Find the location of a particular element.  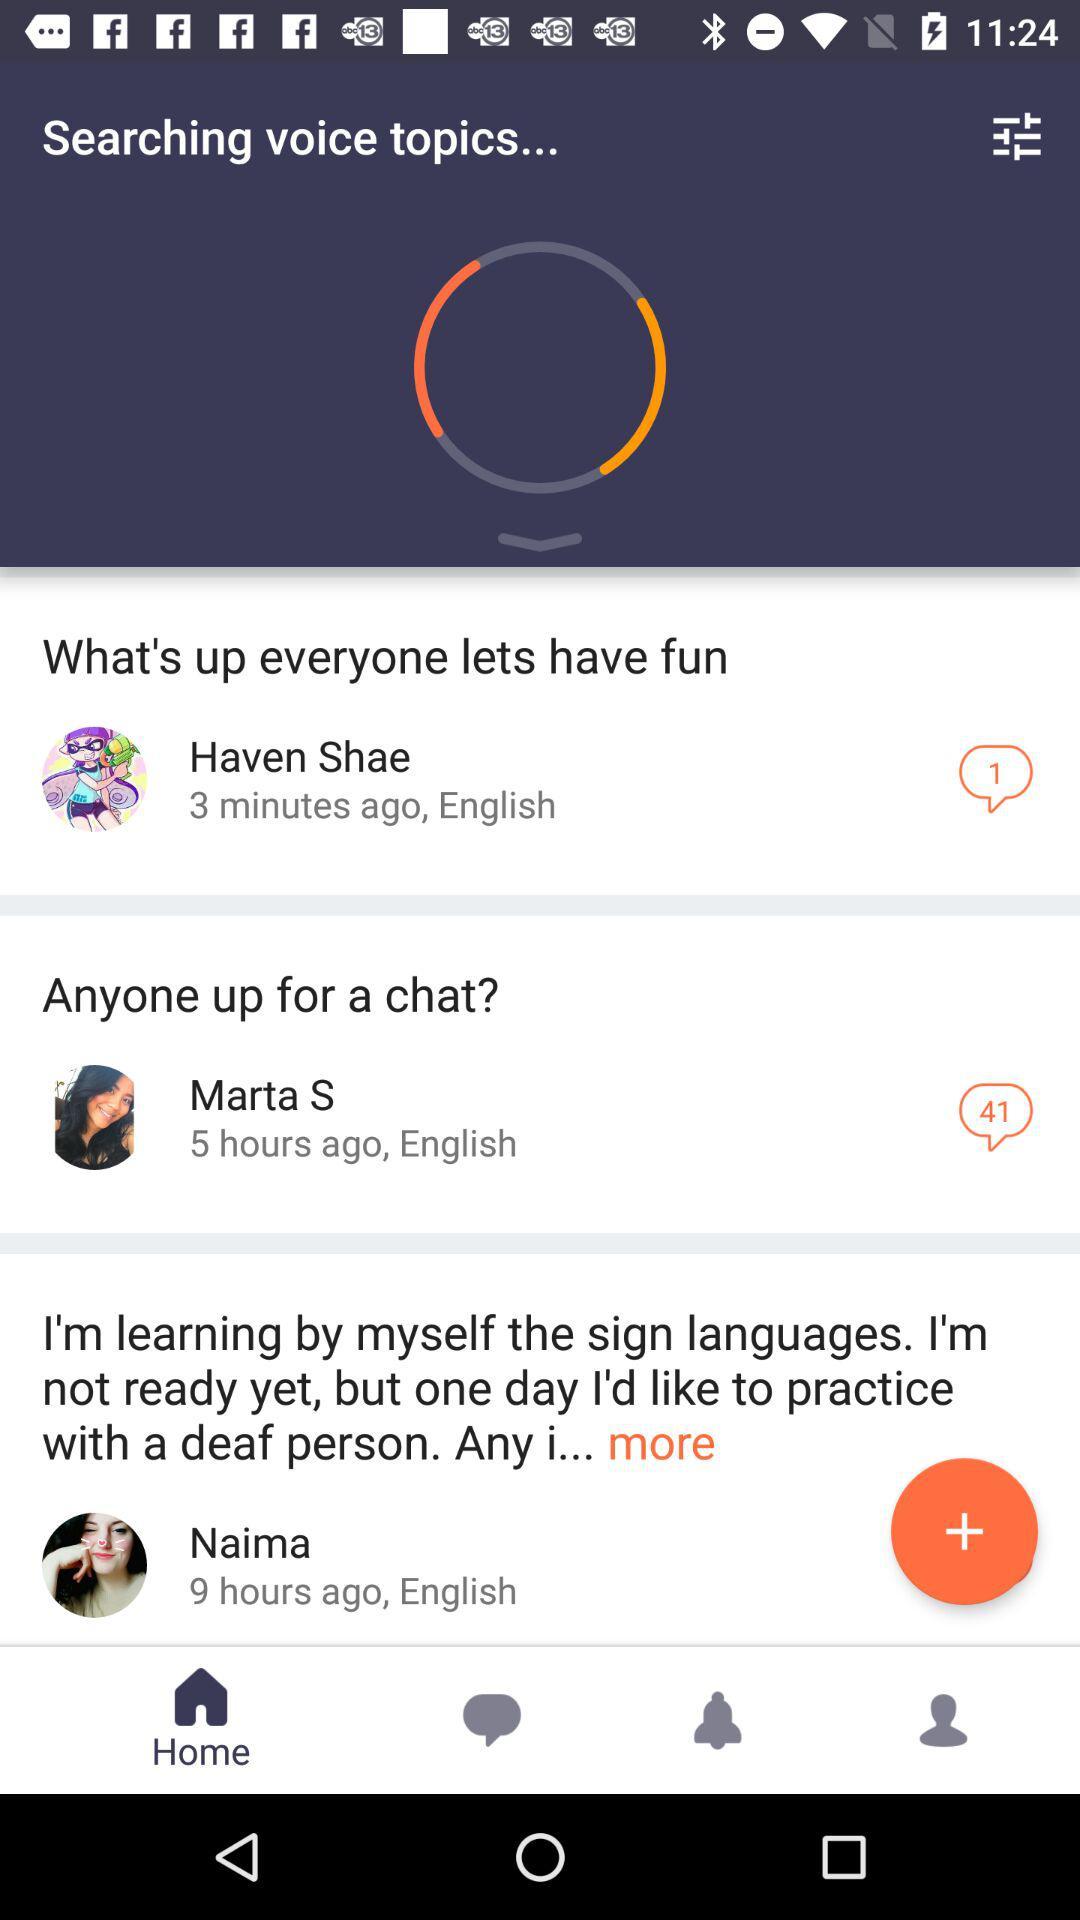

play is located at coordinates (540, 546).